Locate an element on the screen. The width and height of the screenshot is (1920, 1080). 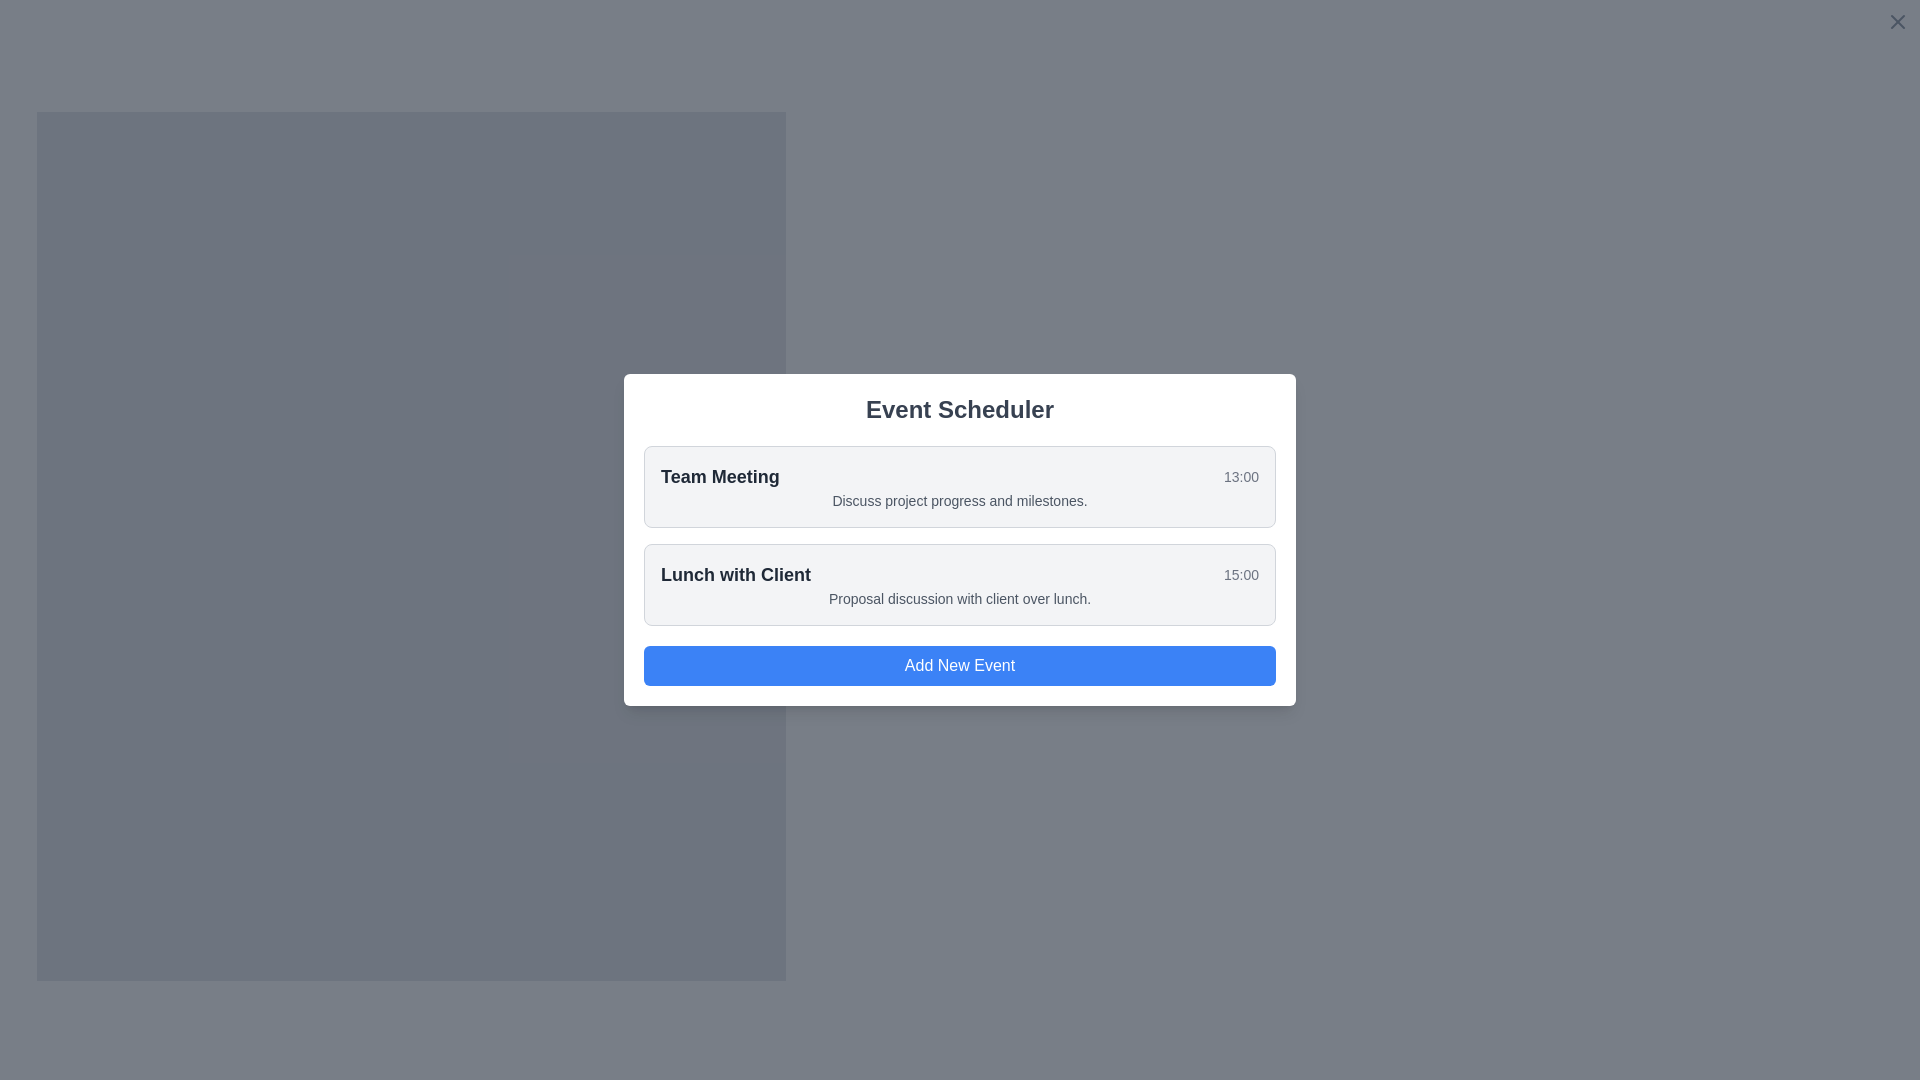
the informational calendar entry card that summarizes a specific event, located at the center of the card positioned above the 'Lunch with Client' block is located at coordinates (960, 486).